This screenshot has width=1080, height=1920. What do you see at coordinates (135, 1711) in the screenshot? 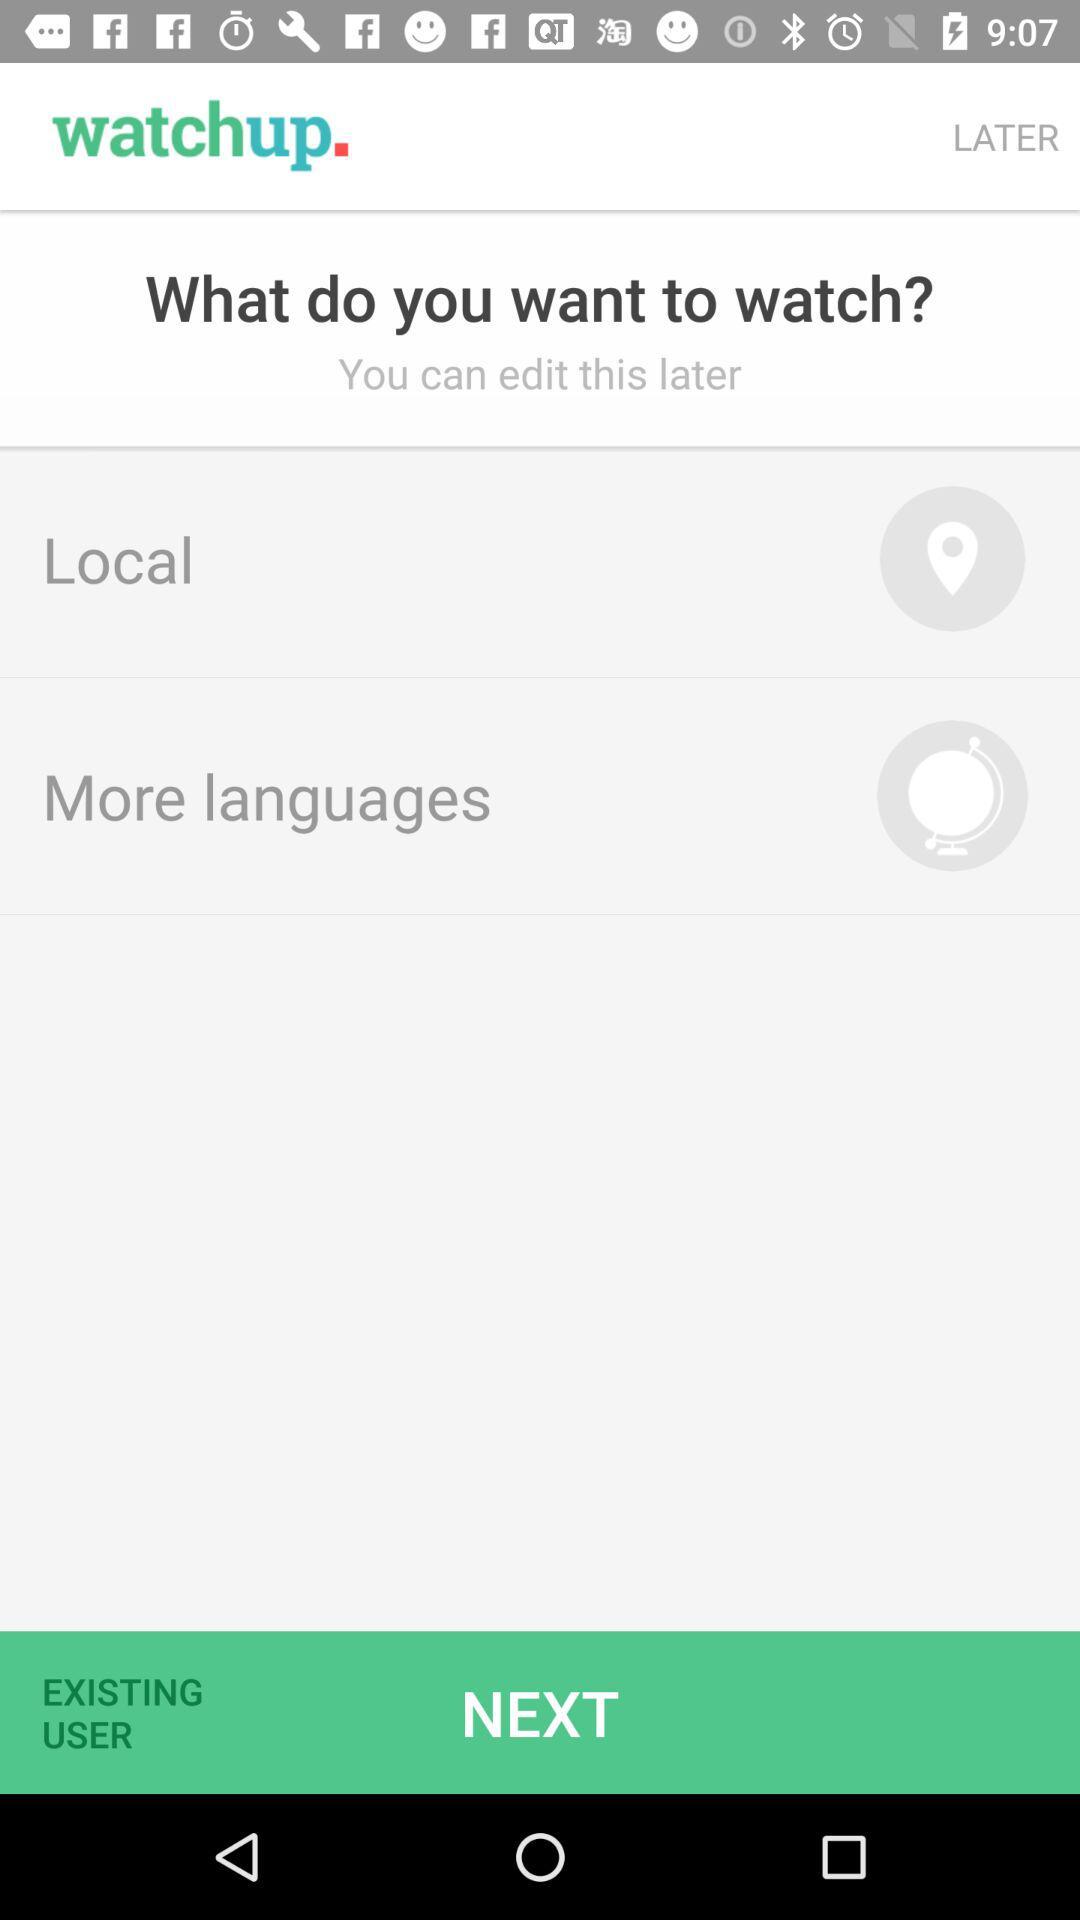
I see `the item at the bottom left corner` at bounding box center [135, 1711].